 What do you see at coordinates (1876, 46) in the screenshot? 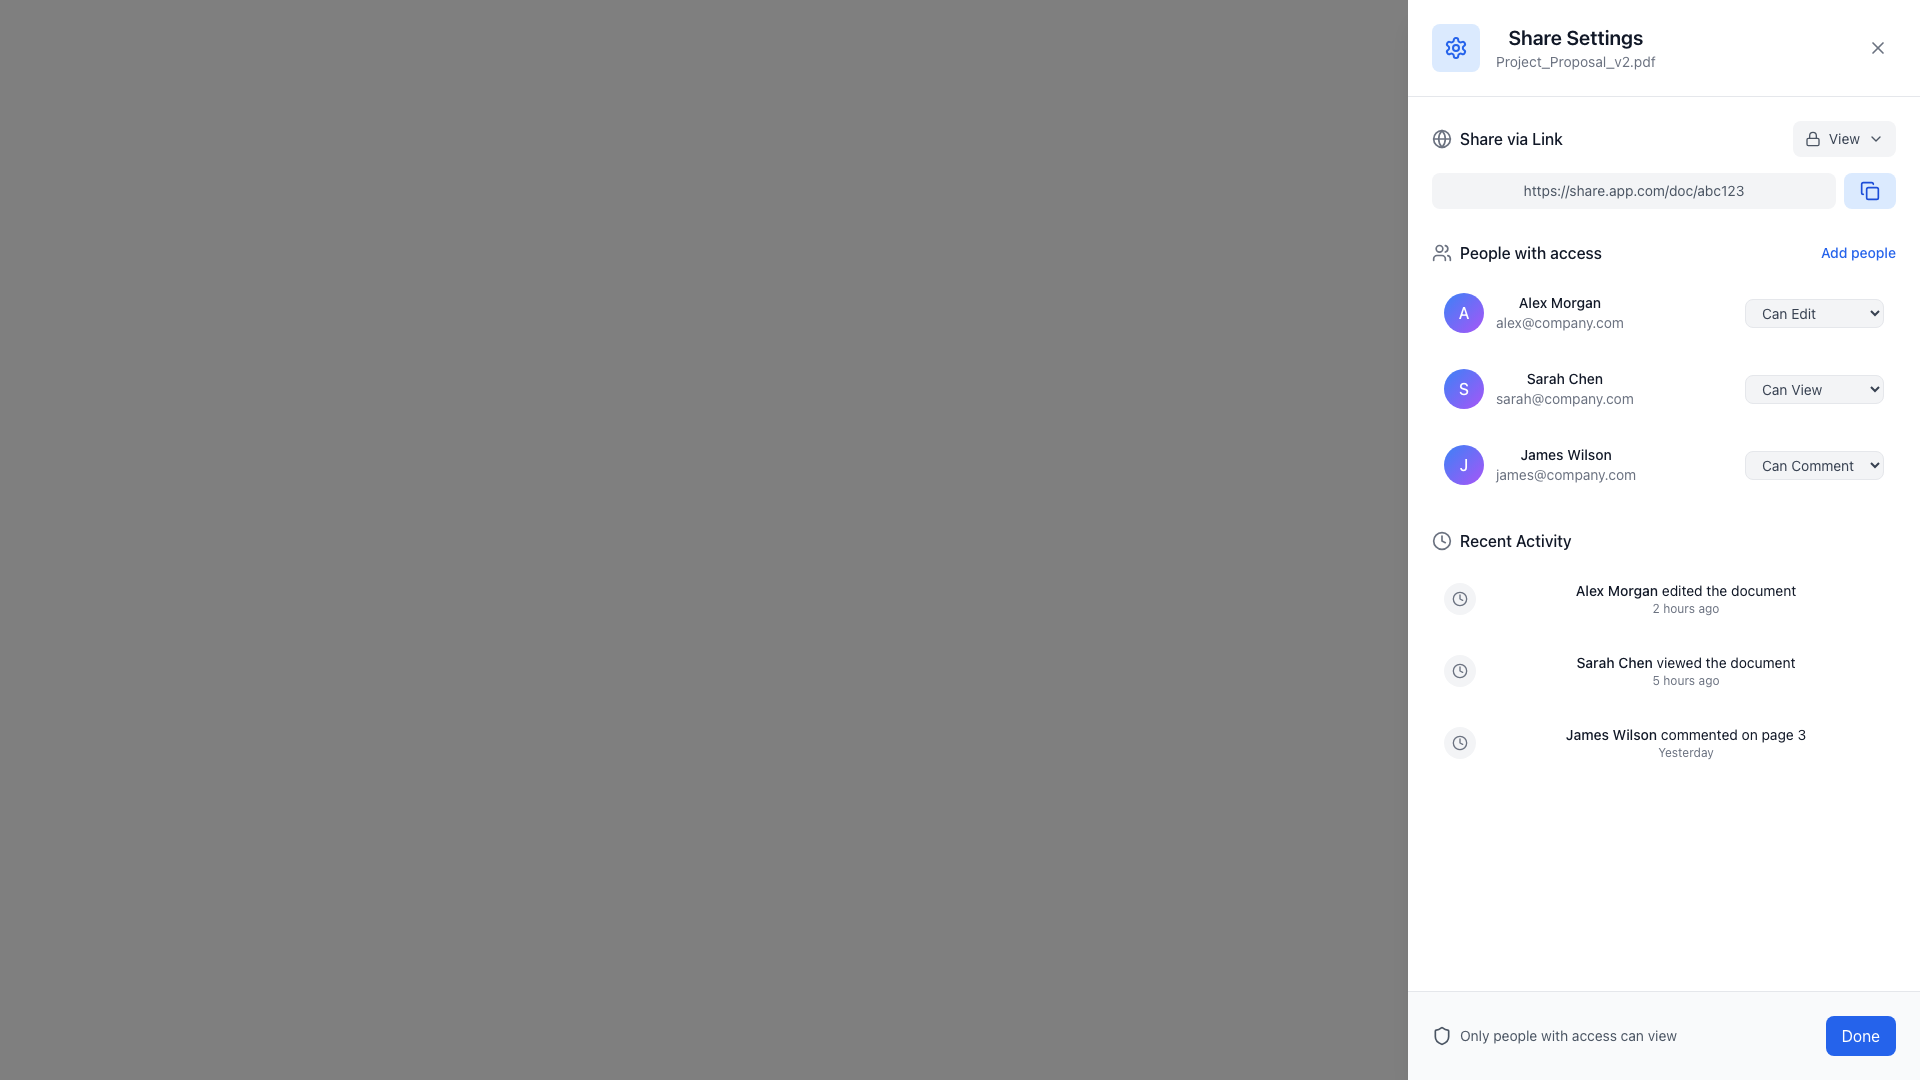
I see `the SVG icon depicting a cross (X) shape located in the top-right corner of the sidebar adjacent to the 'Share Settings' header text` at bounding box center [1876, 46].